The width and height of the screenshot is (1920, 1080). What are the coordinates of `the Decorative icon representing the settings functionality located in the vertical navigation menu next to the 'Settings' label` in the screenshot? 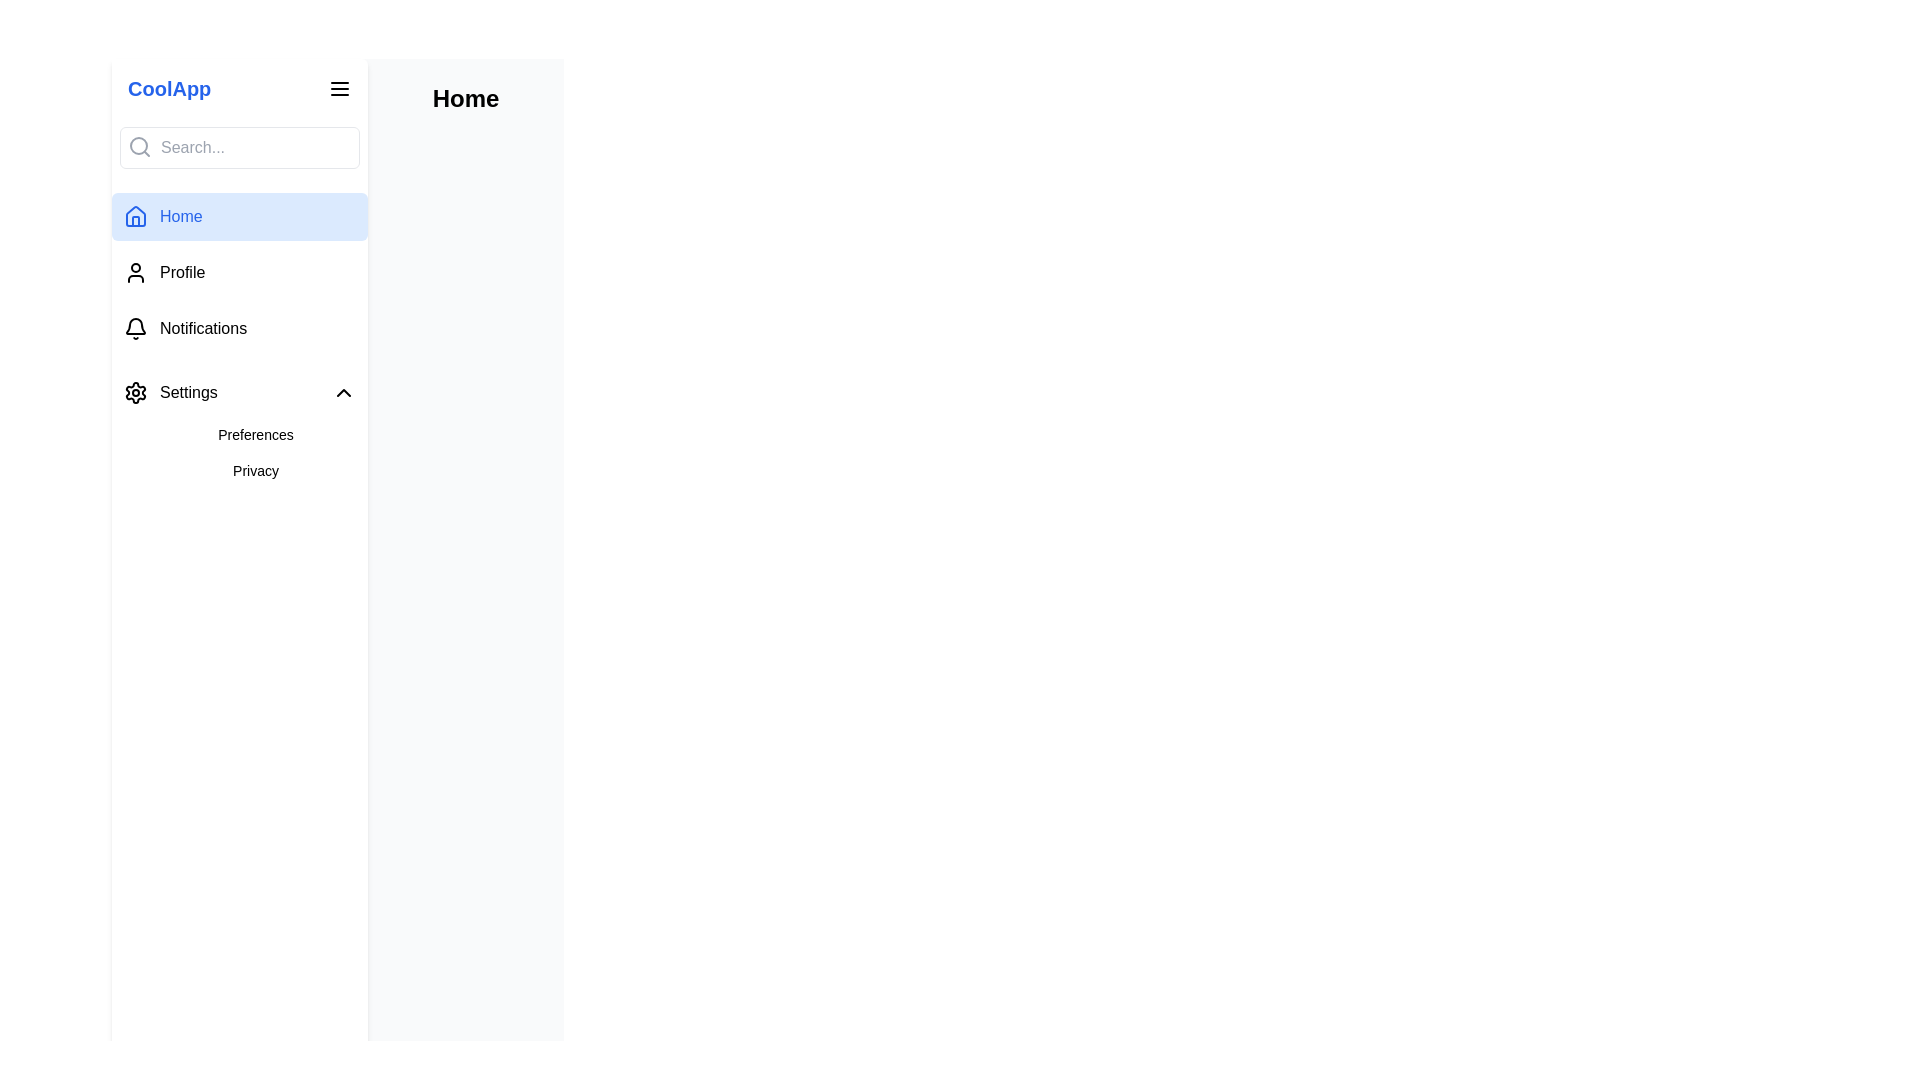 It's located at (134, 393).